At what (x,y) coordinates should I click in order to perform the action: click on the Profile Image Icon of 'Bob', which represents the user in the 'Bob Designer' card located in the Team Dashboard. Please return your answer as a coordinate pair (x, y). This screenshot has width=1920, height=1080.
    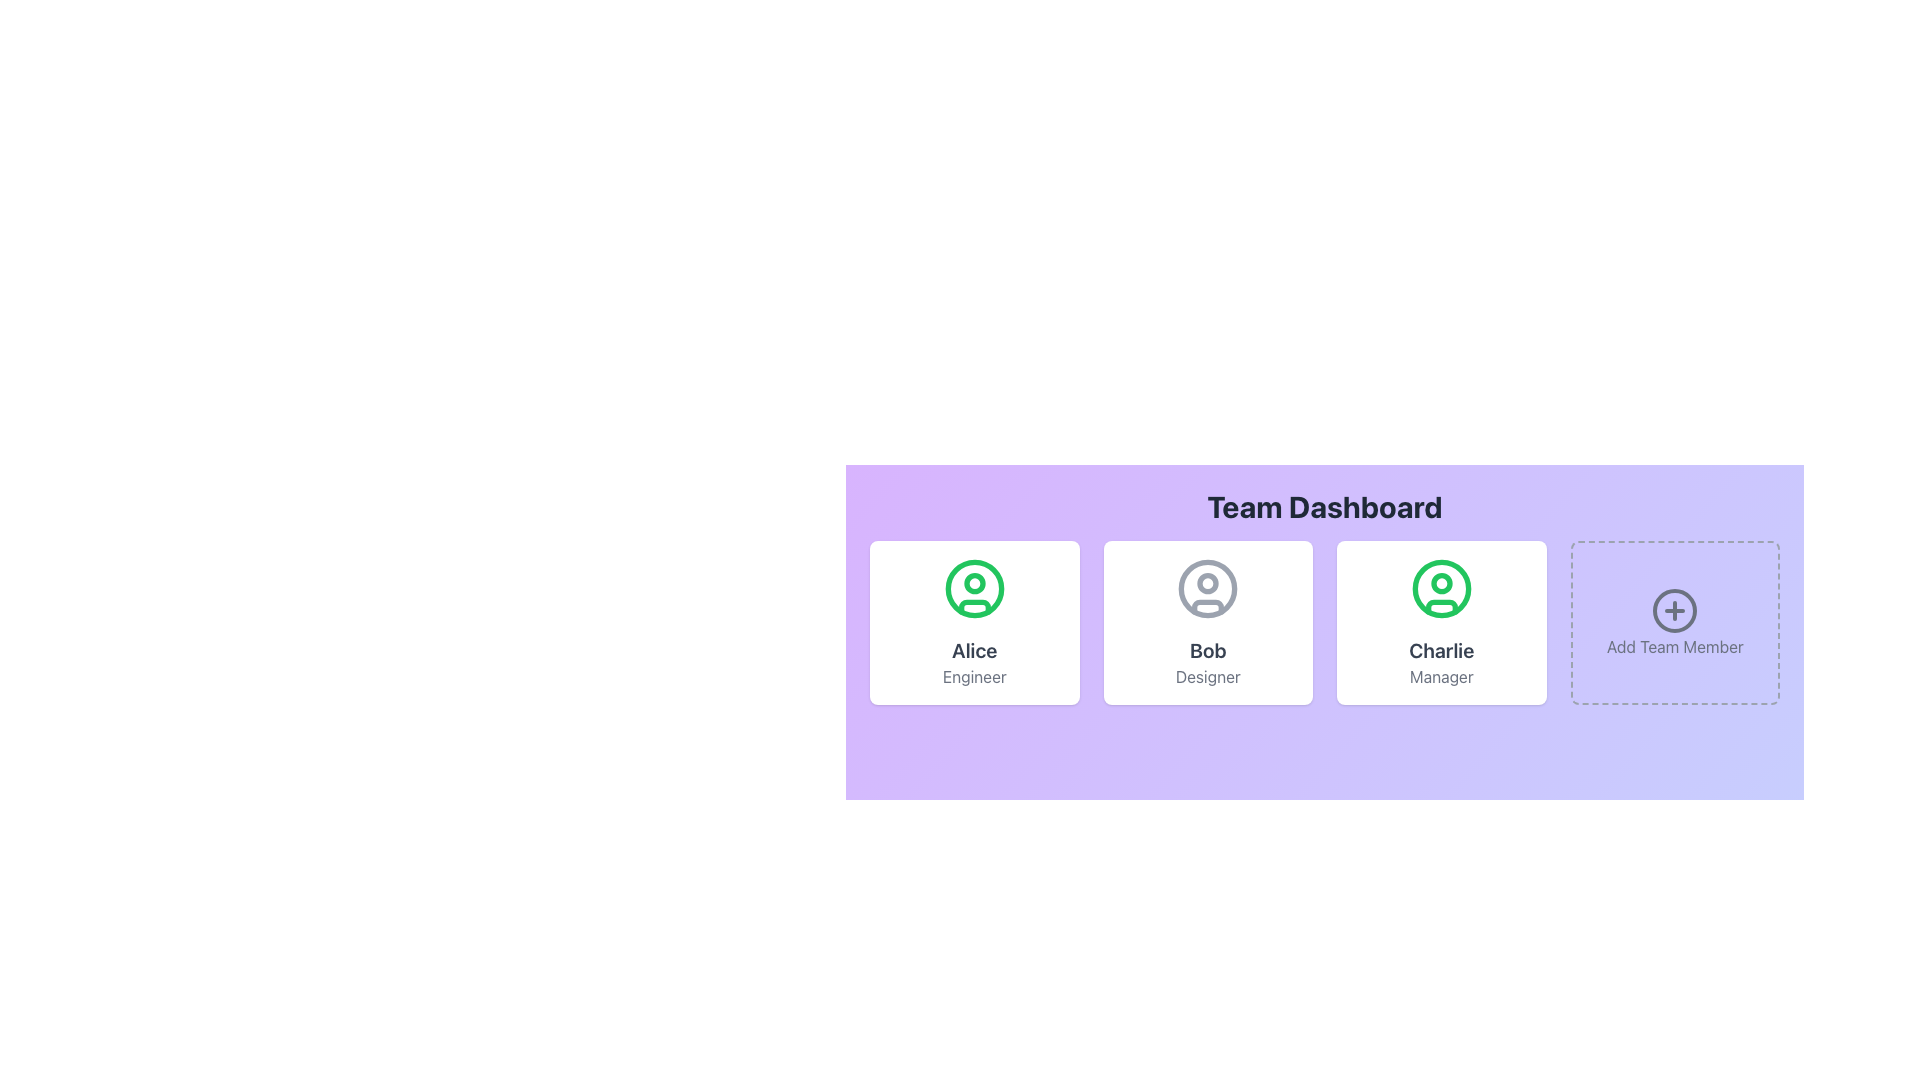
    Looking at the image, I should click on (1207, 588).